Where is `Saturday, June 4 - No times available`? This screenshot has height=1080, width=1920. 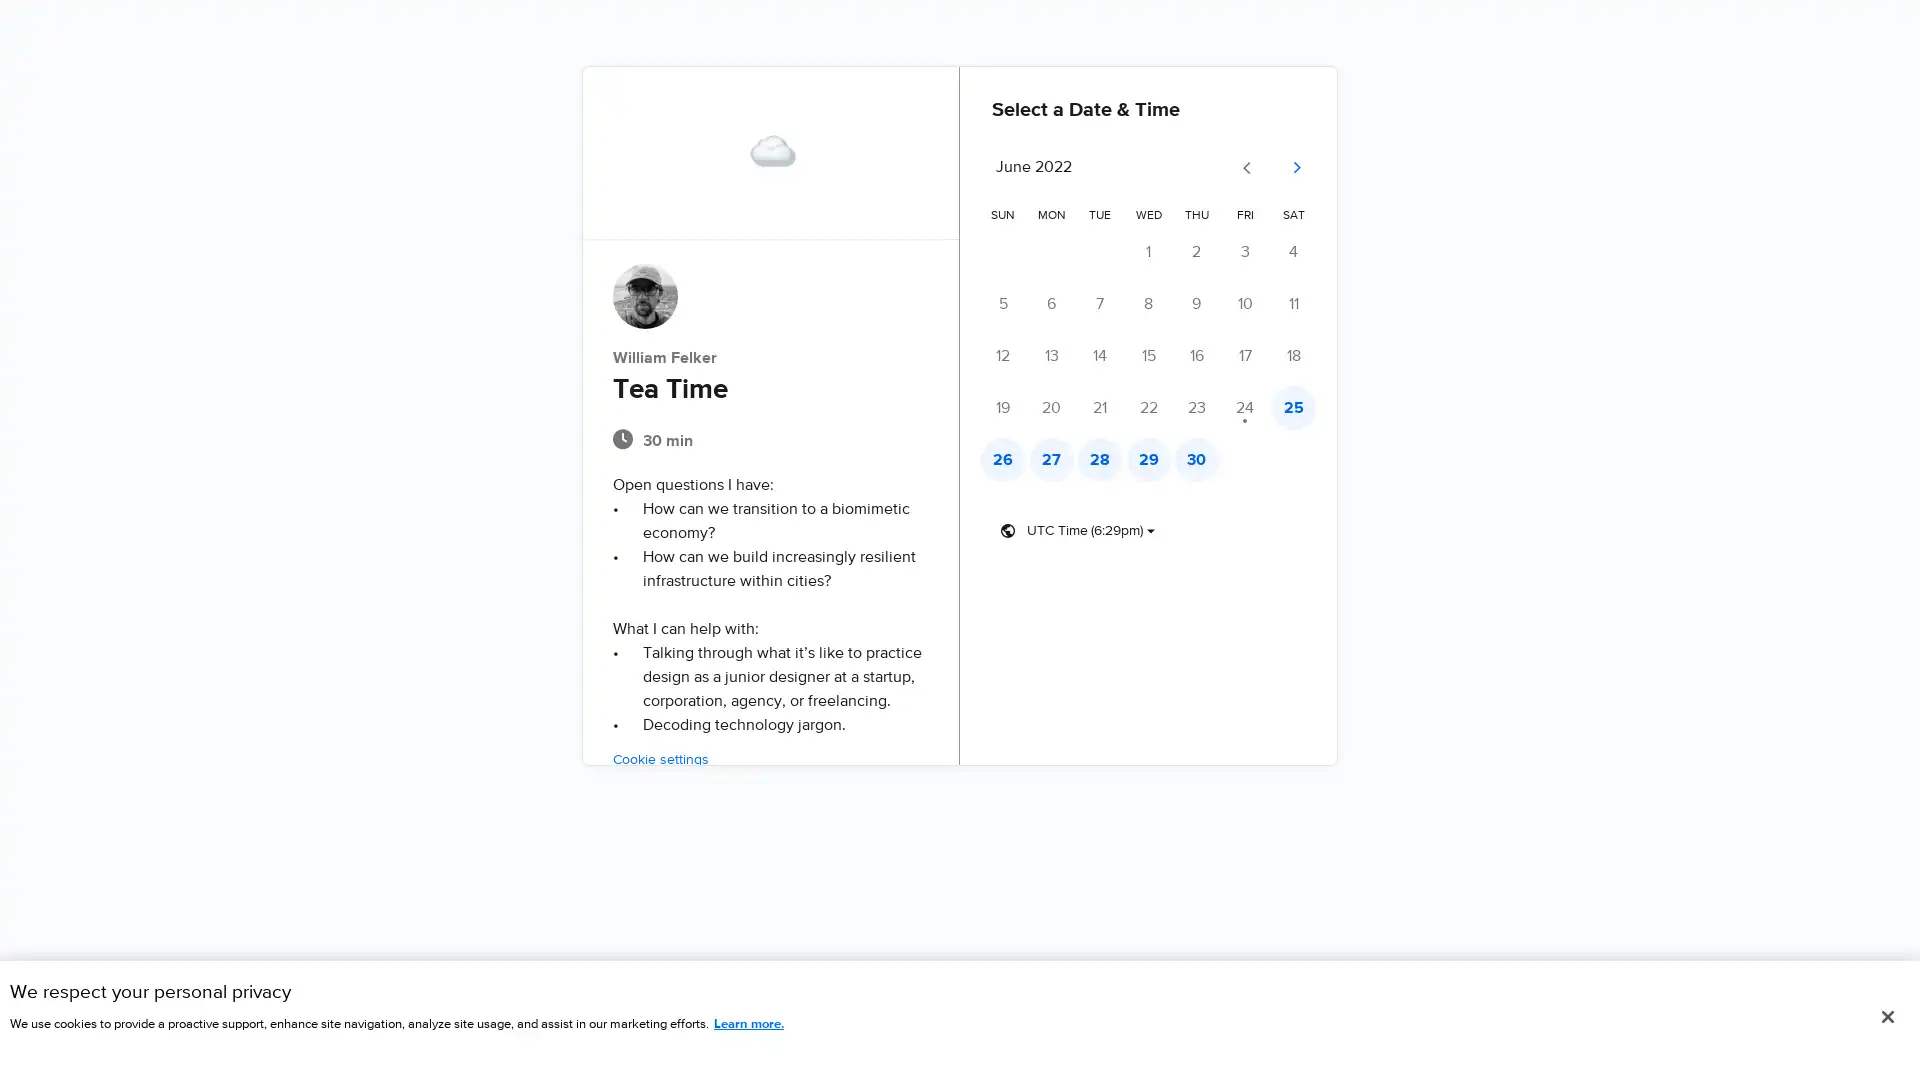 Saturday, June 4 - No times available is located at coordinates (1314, 250).